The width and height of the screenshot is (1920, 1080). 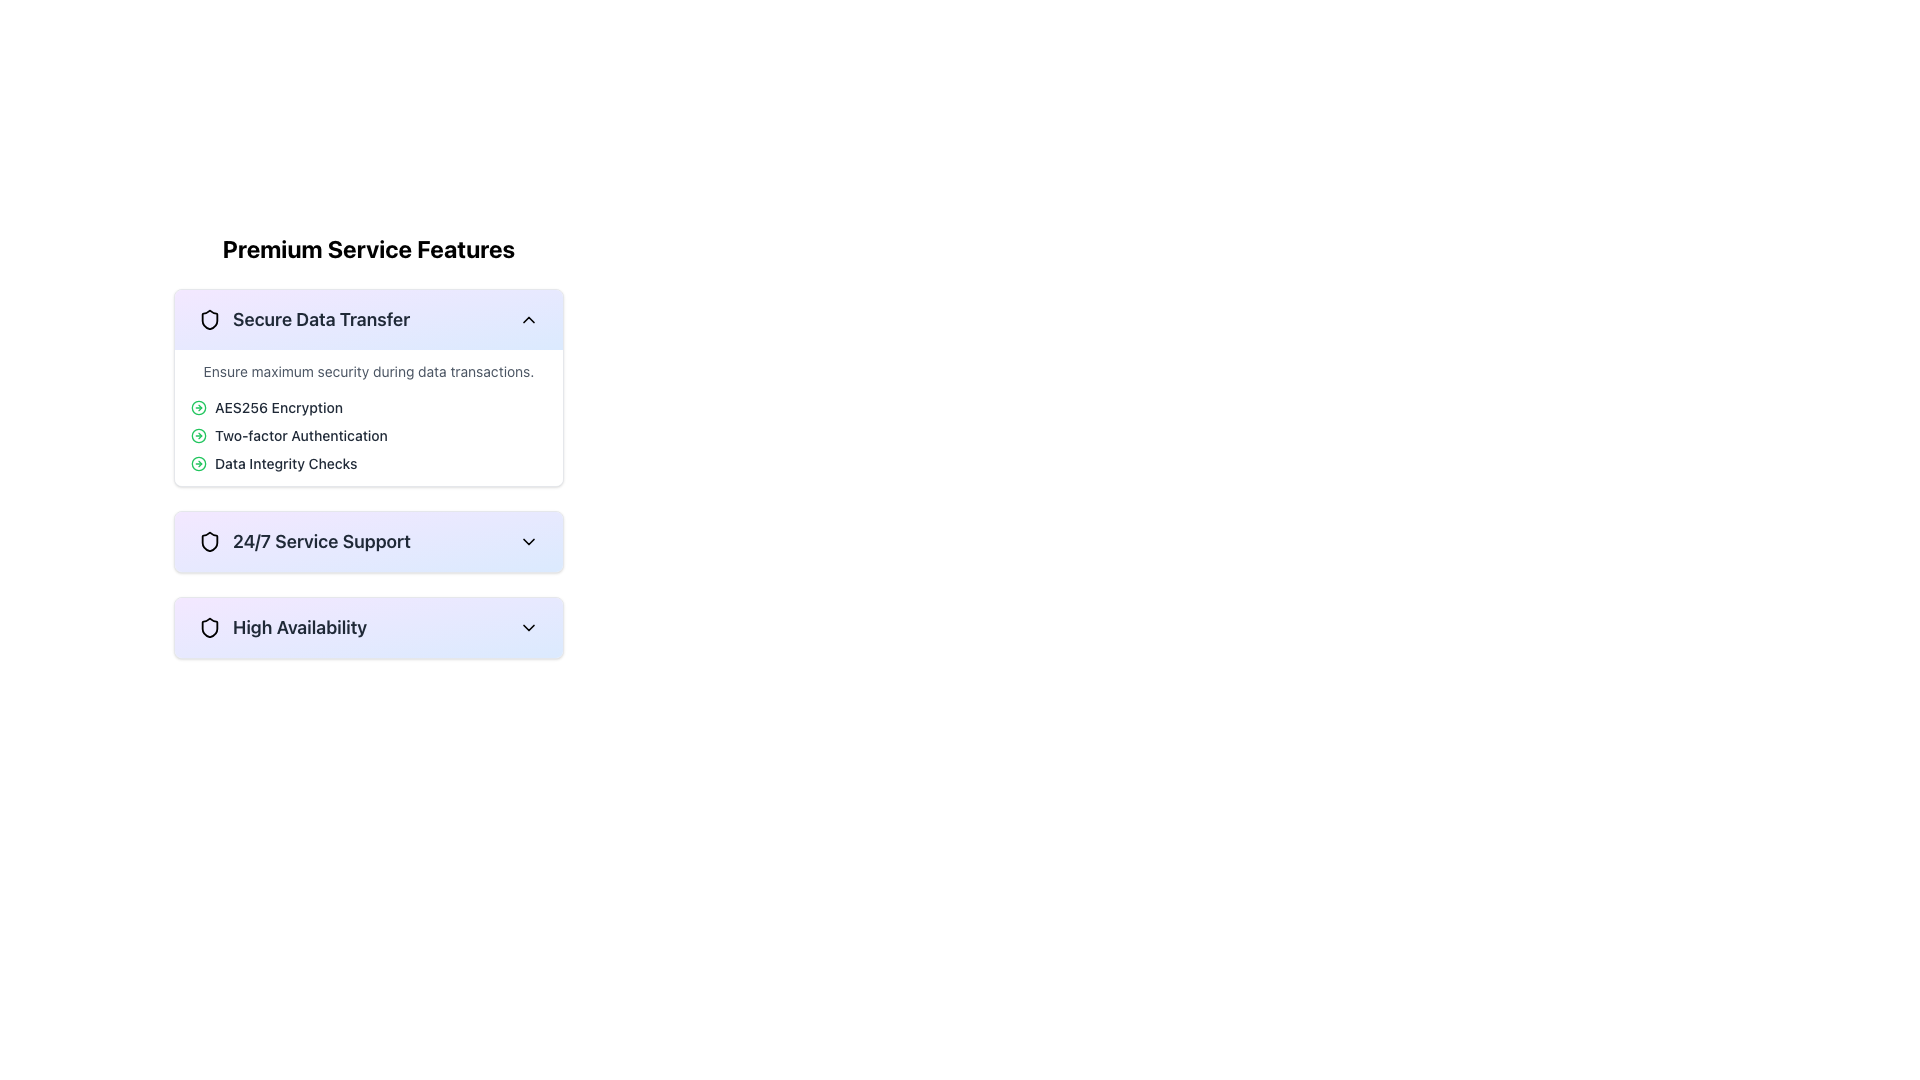 I want to click on the 'Secure Data Transfer' text label, so click(x=321, y=319).